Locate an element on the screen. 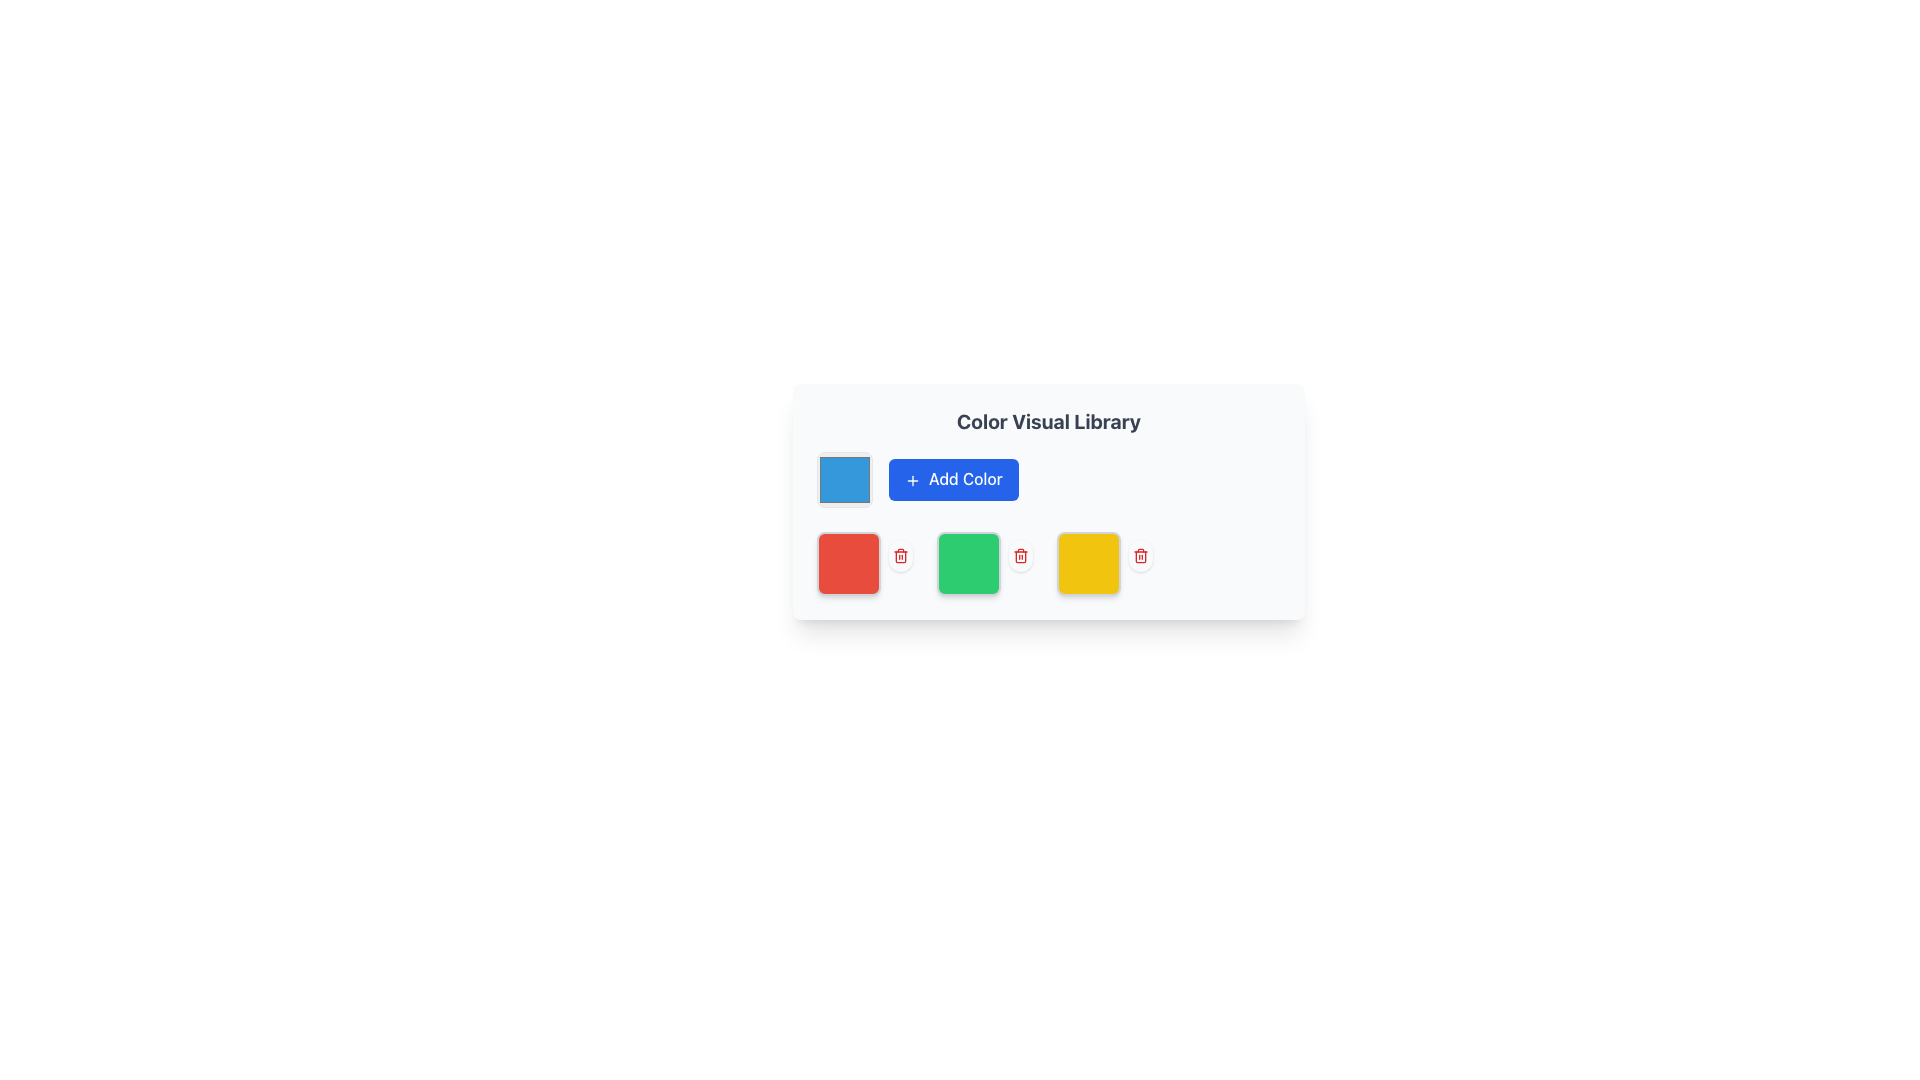 Image resolution: width=1920 pixels, height=1080 pixels. the delete icon button located in the bottom-right corner of the 'Color Visual Library' group is located at coordinates (1141, 555).